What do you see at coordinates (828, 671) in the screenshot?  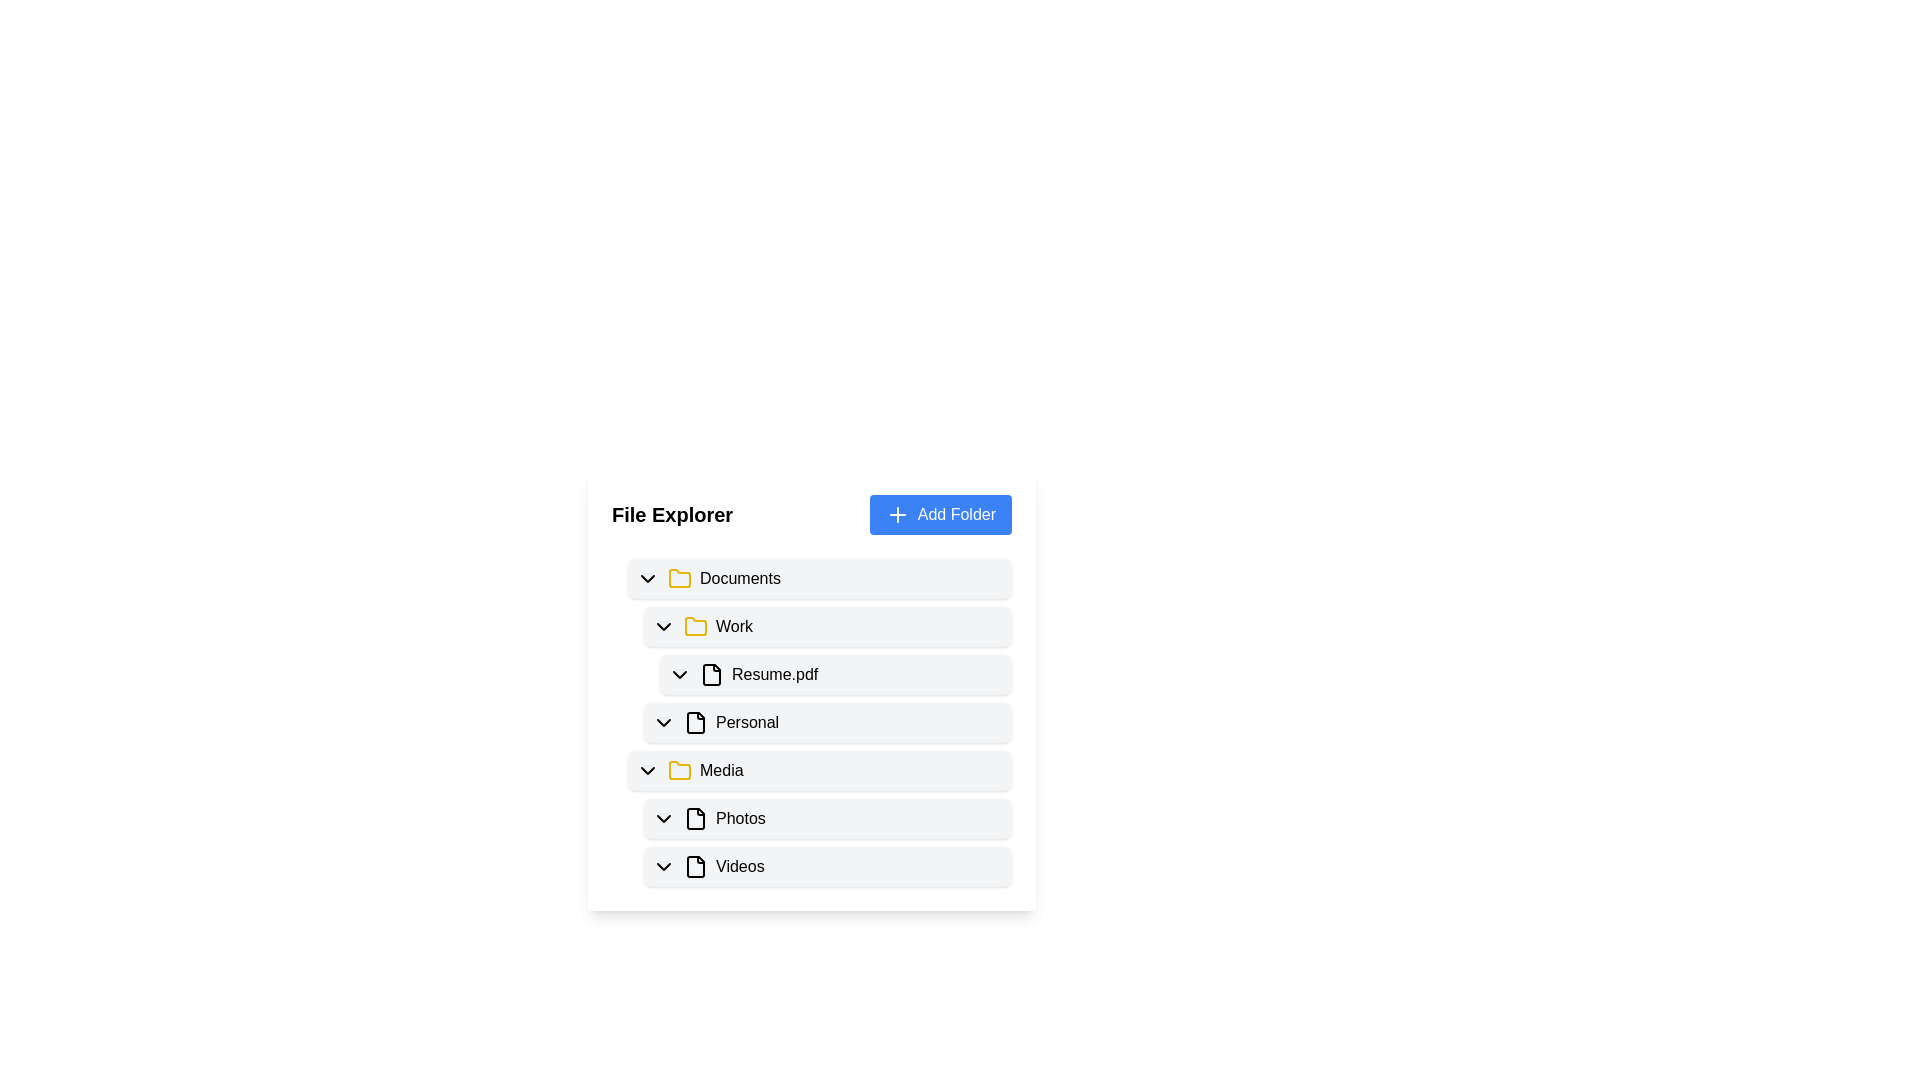 I see `the list item labeled 'Resume.pdf'` at bounding box center [828, 671].